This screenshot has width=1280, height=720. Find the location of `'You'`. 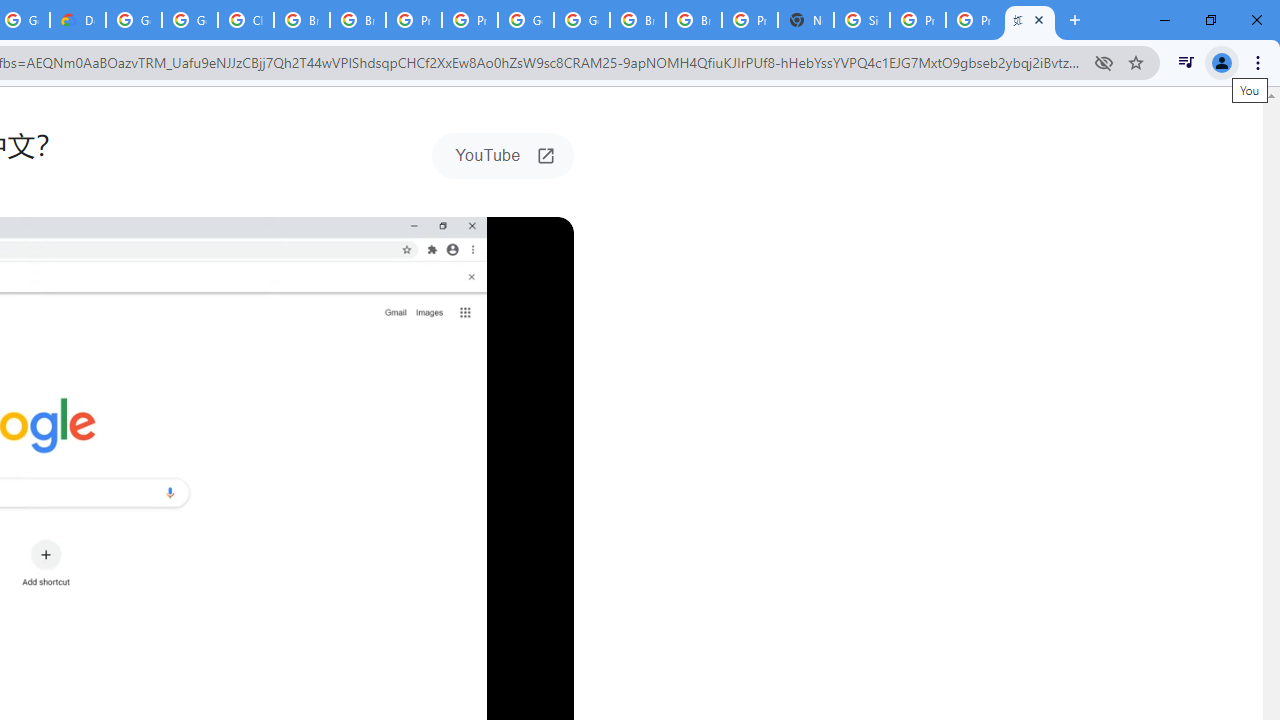

'You' is located at coordinates (1220, 61).